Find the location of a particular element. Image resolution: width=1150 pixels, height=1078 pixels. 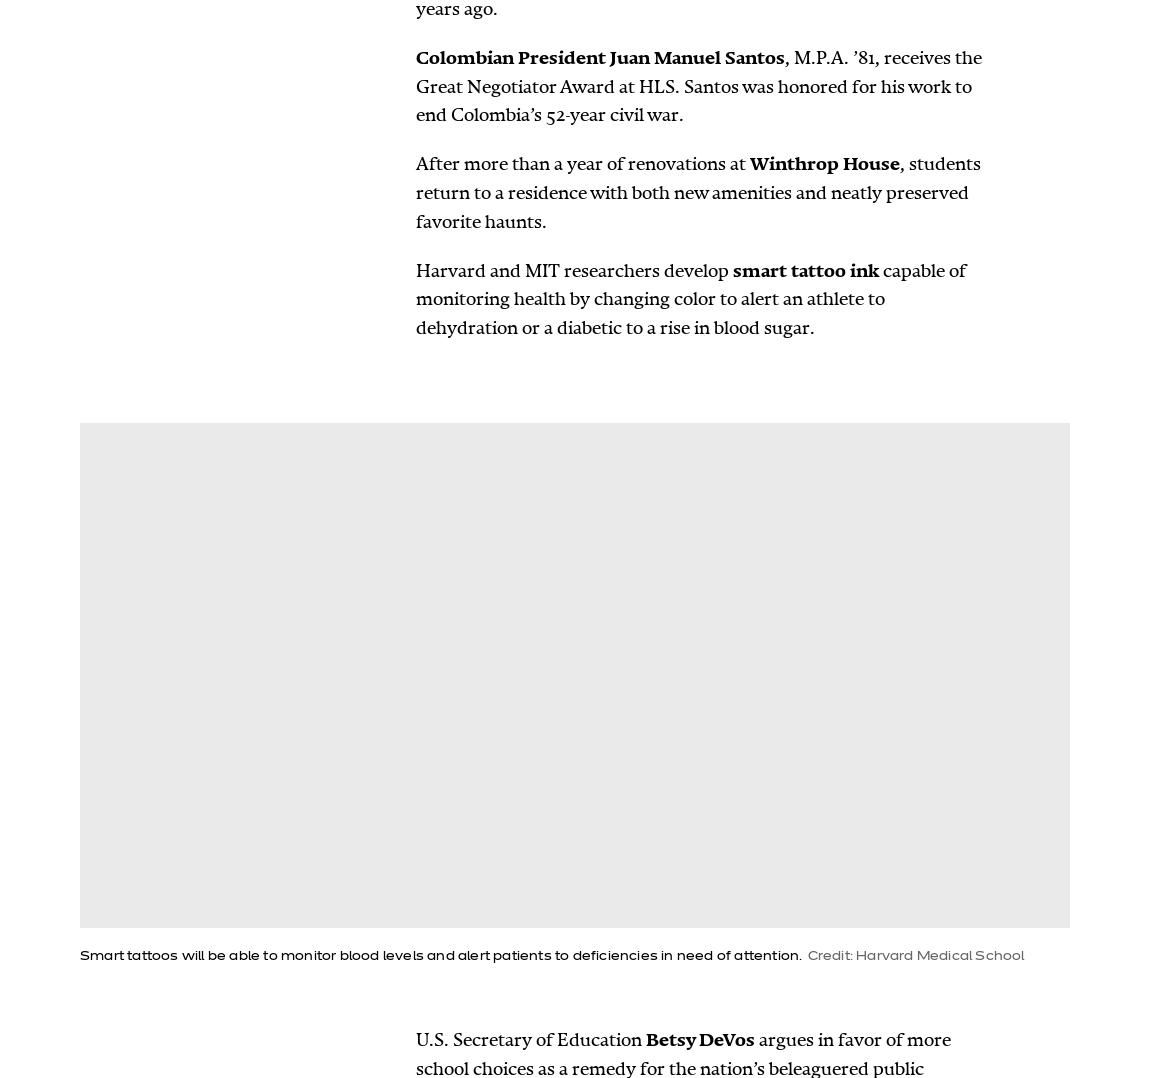

'capable of monitoring health by changing color to alert an athlete to dehydration or a diabetic to a rise in blood sugar.' is located at coordinates (690, 299).